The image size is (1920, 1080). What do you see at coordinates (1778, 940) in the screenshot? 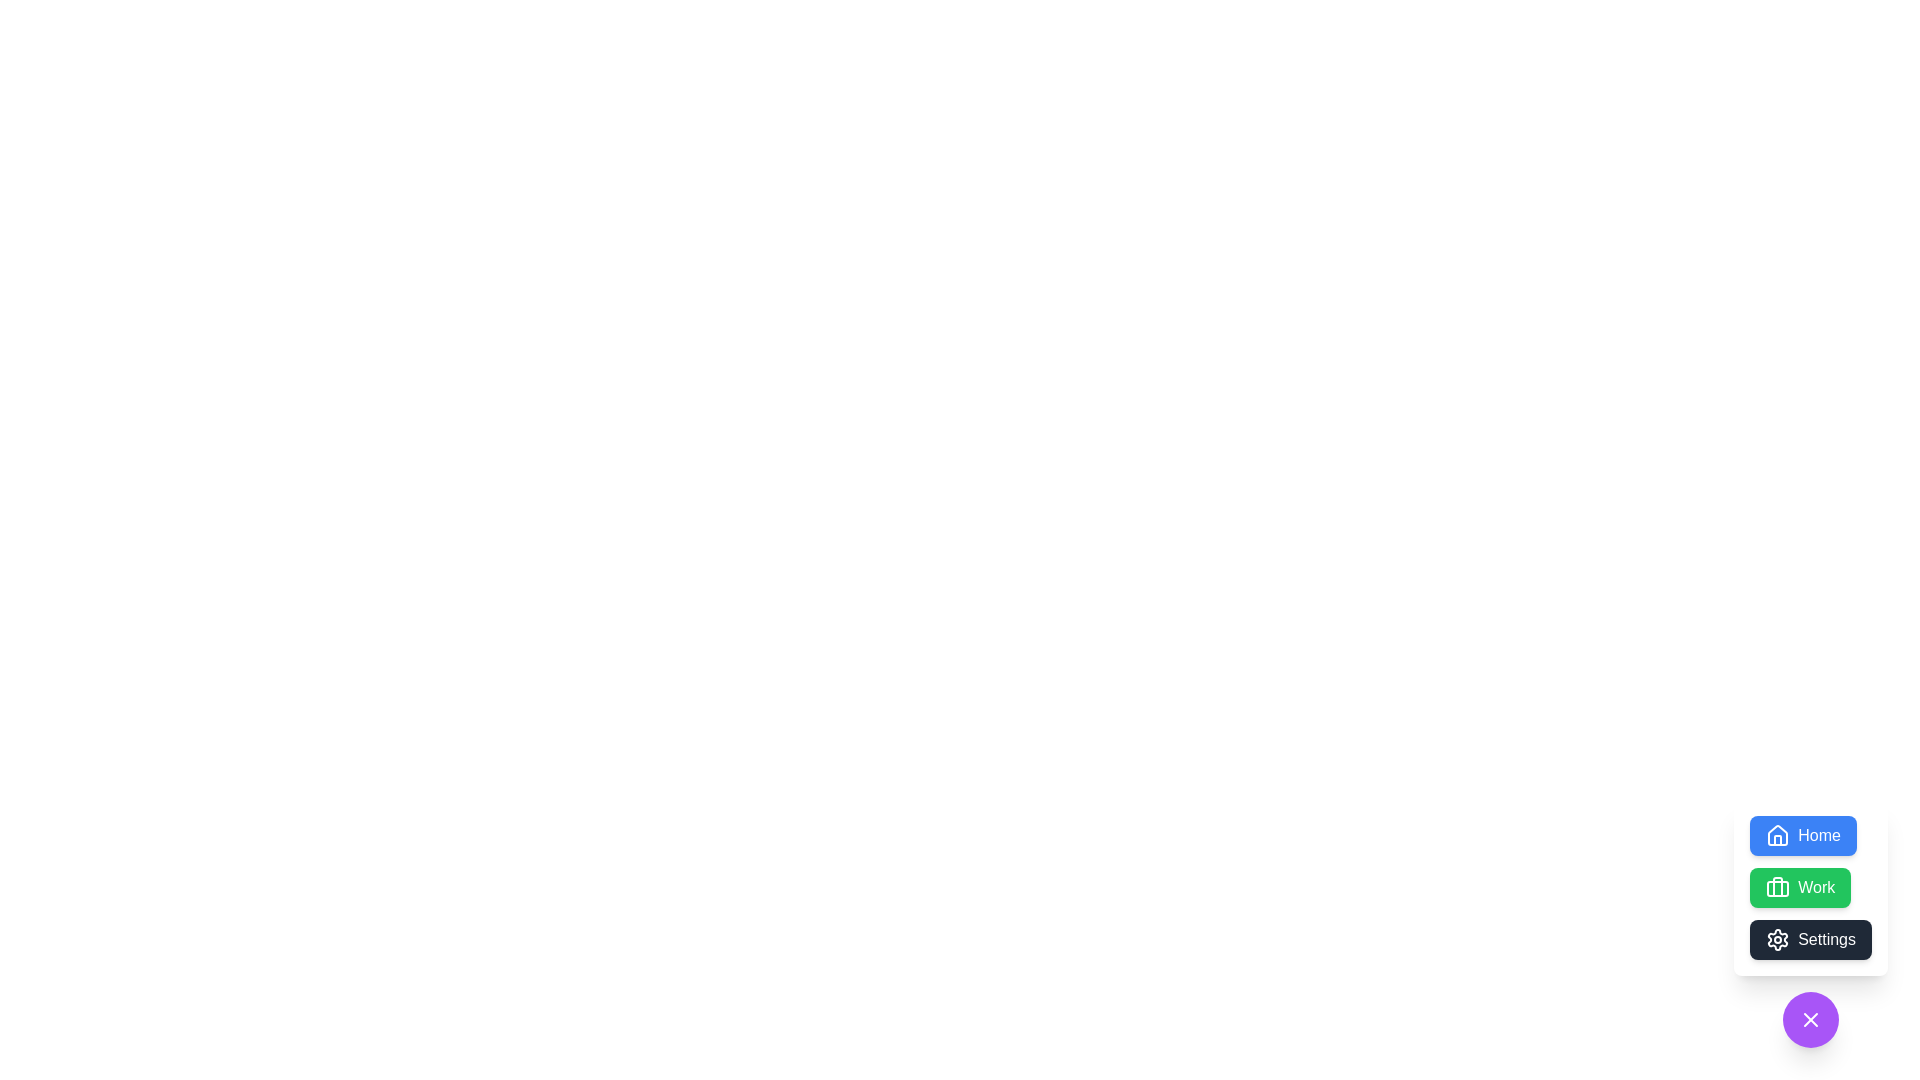
I see `the settings icon, which is a gear with a hollow center located within the dark rectangular button labeled 'Settings'. This icon is positioned to the left of the text 'Settings' and is the leftmost element in the button group` at bounding box center [1778, 940].